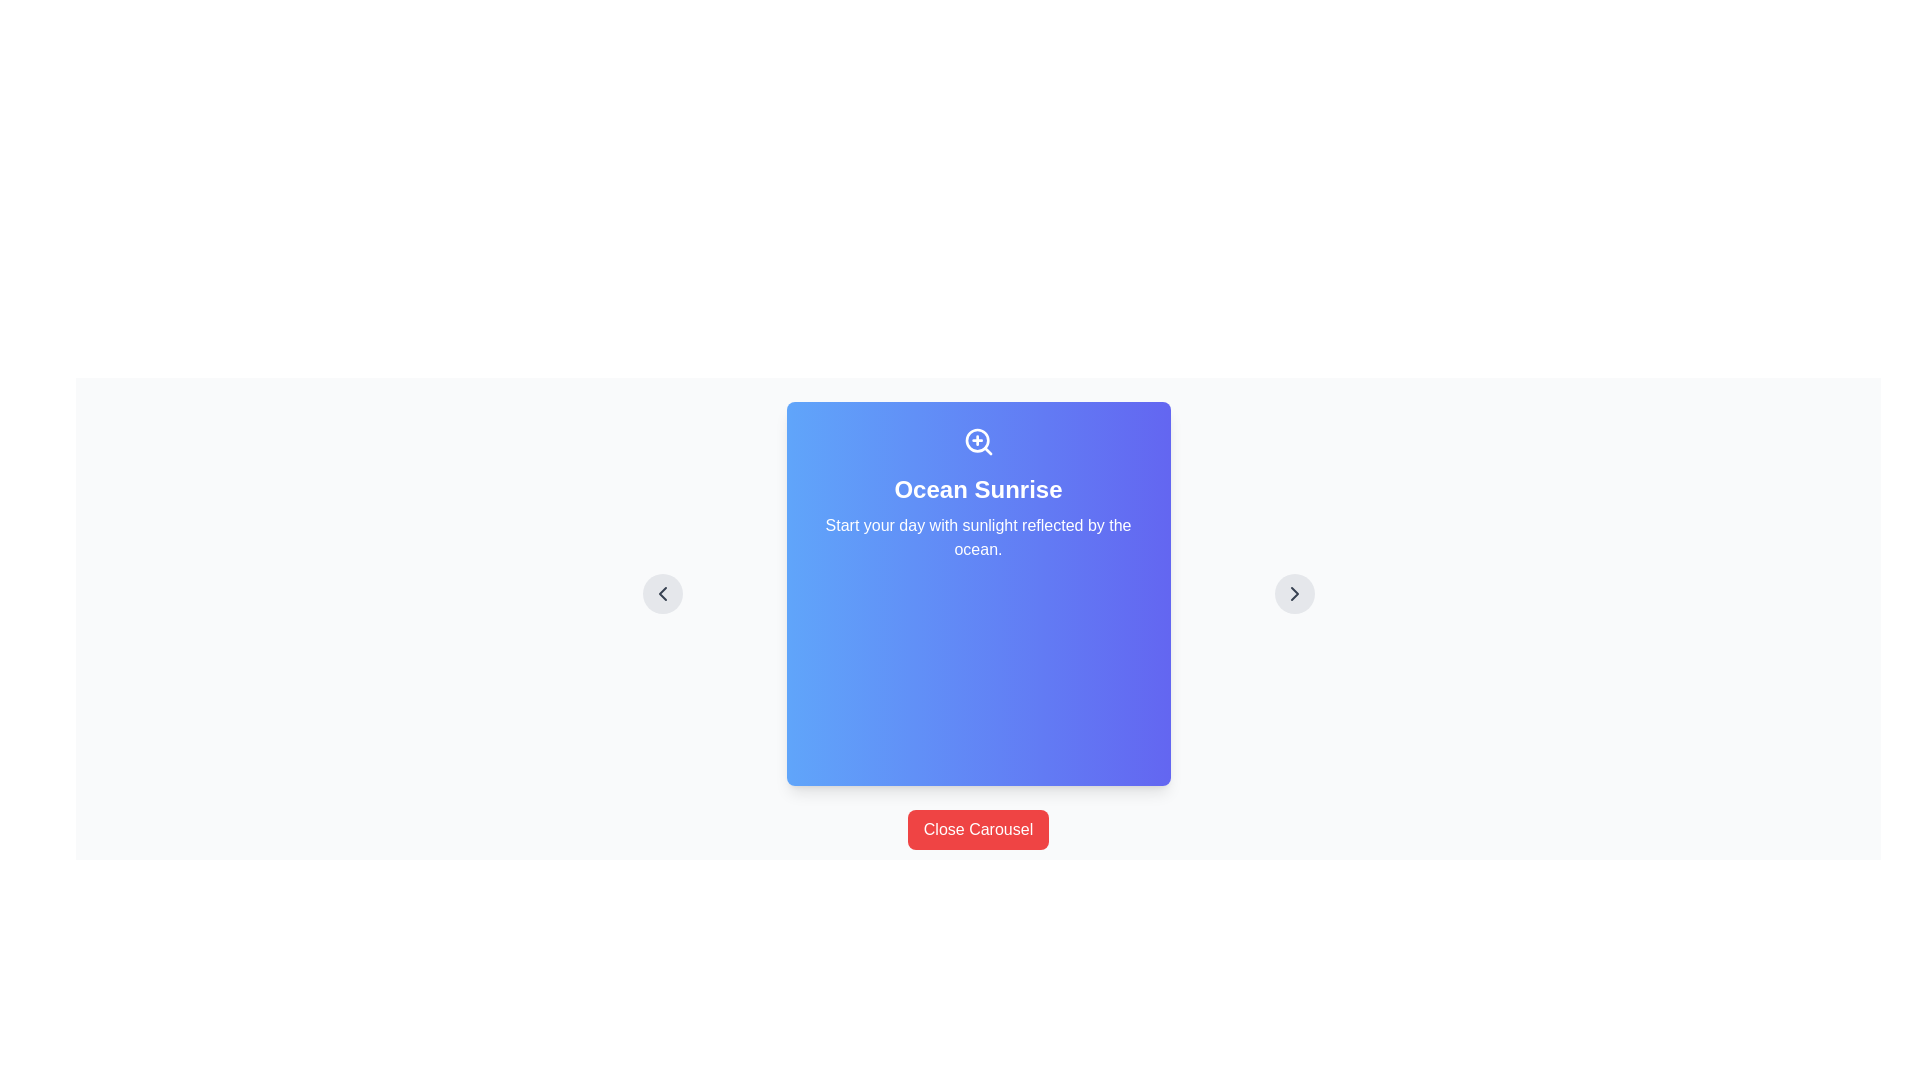 The image size is (1920, 1080). I want to click on the inner part of the chevron icon located on the right side of the carousel component, adjacent to the right arrow button for navigating the slides, so click(1294, 593).